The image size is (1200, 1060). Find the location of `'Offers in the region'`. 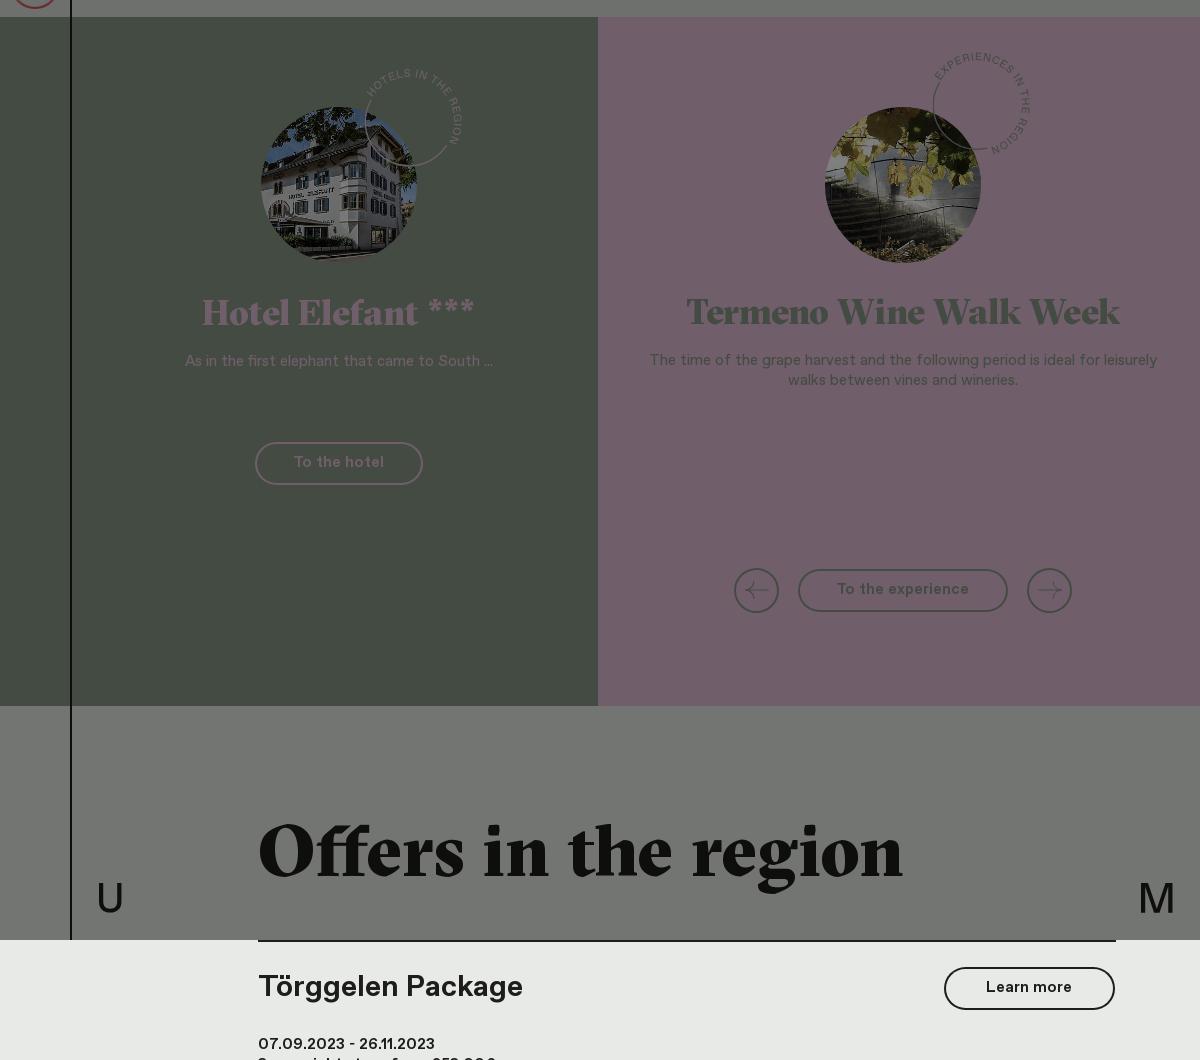

'Offers in the region' is located at coordinates (257, 848).